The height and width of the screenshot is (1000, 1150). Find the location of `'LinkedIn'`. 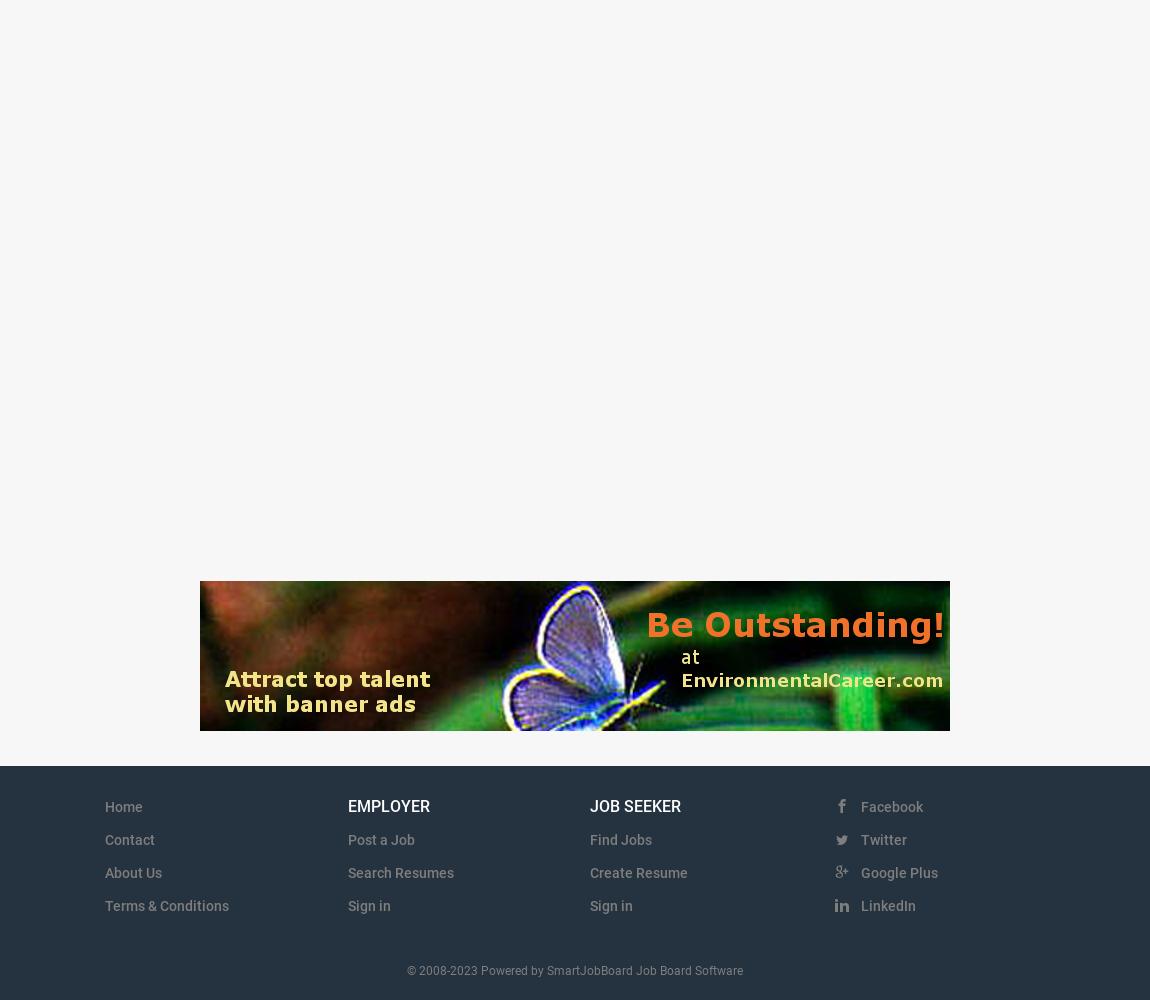

'LinkedIn' is located at coordinates (858, 906).